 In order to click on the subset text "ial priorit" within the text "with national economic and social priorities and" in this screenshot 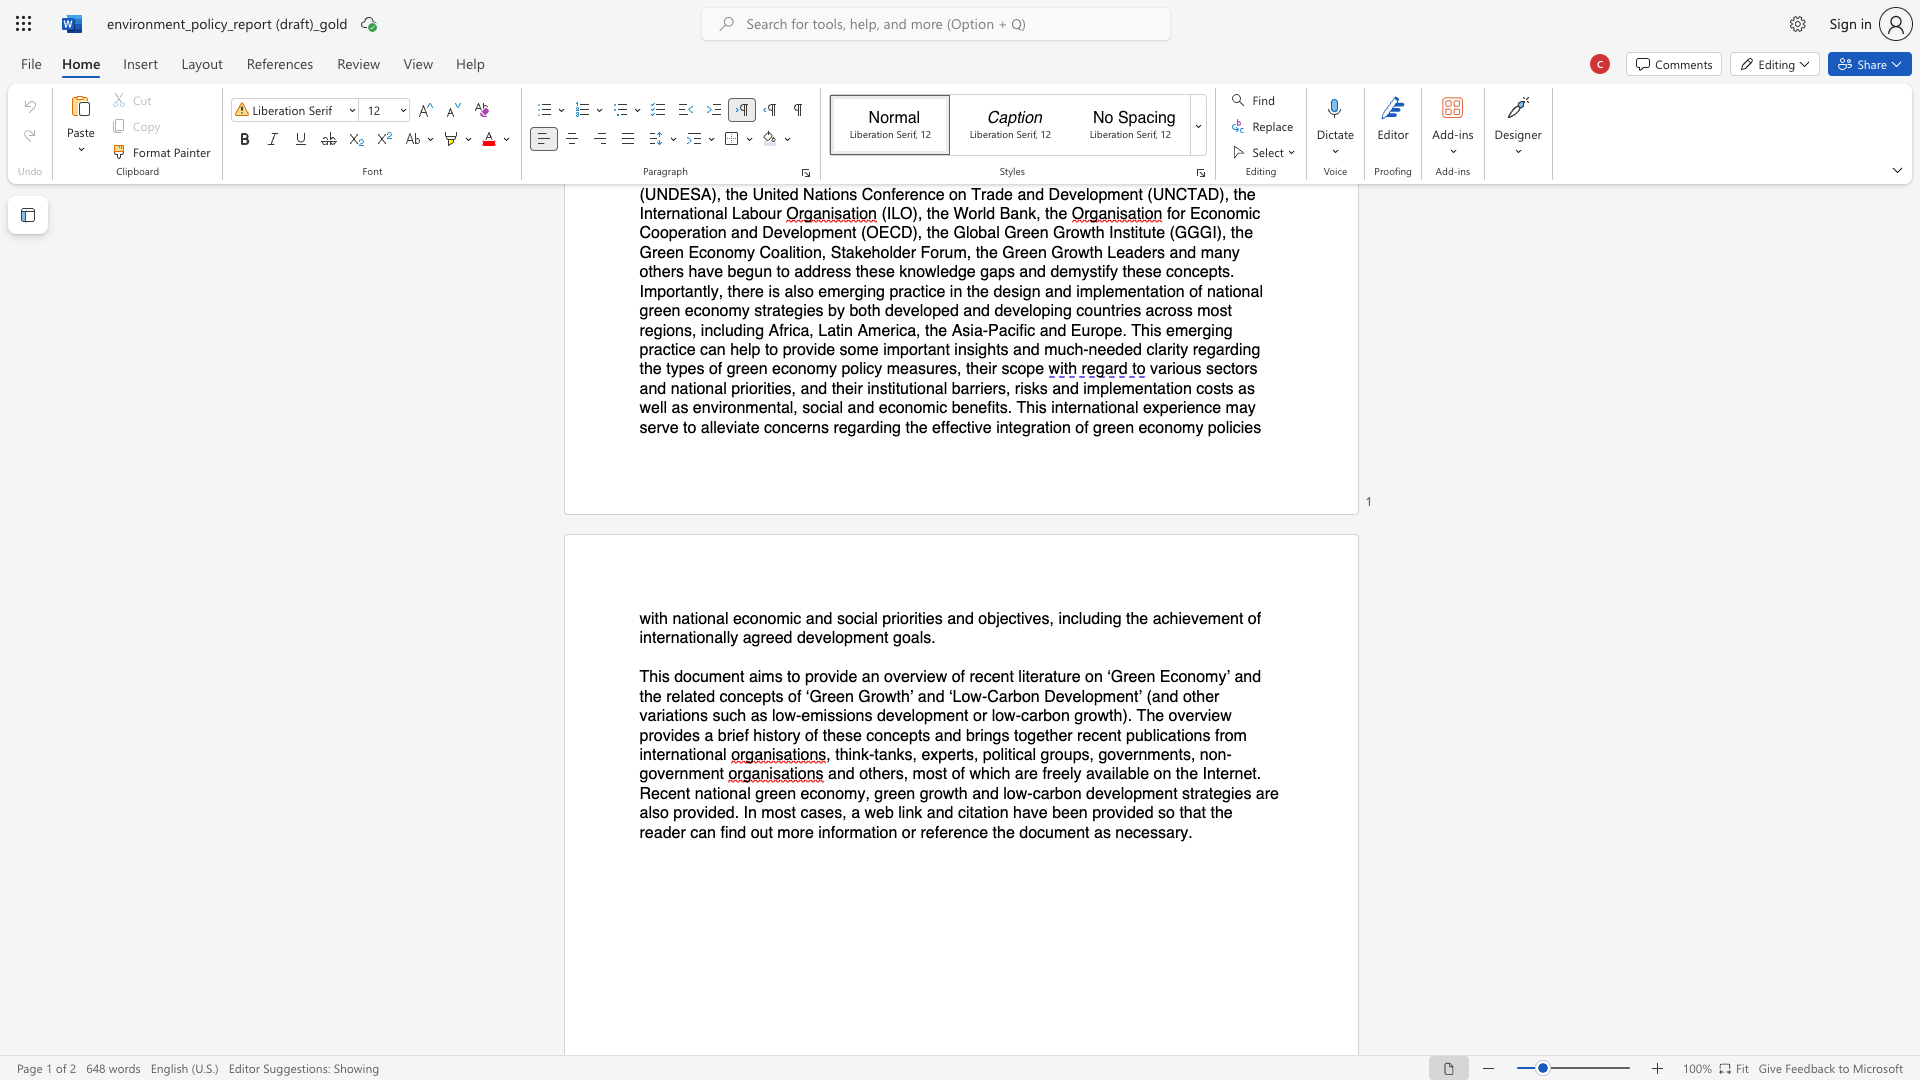, I will do `click(861, 617)`.